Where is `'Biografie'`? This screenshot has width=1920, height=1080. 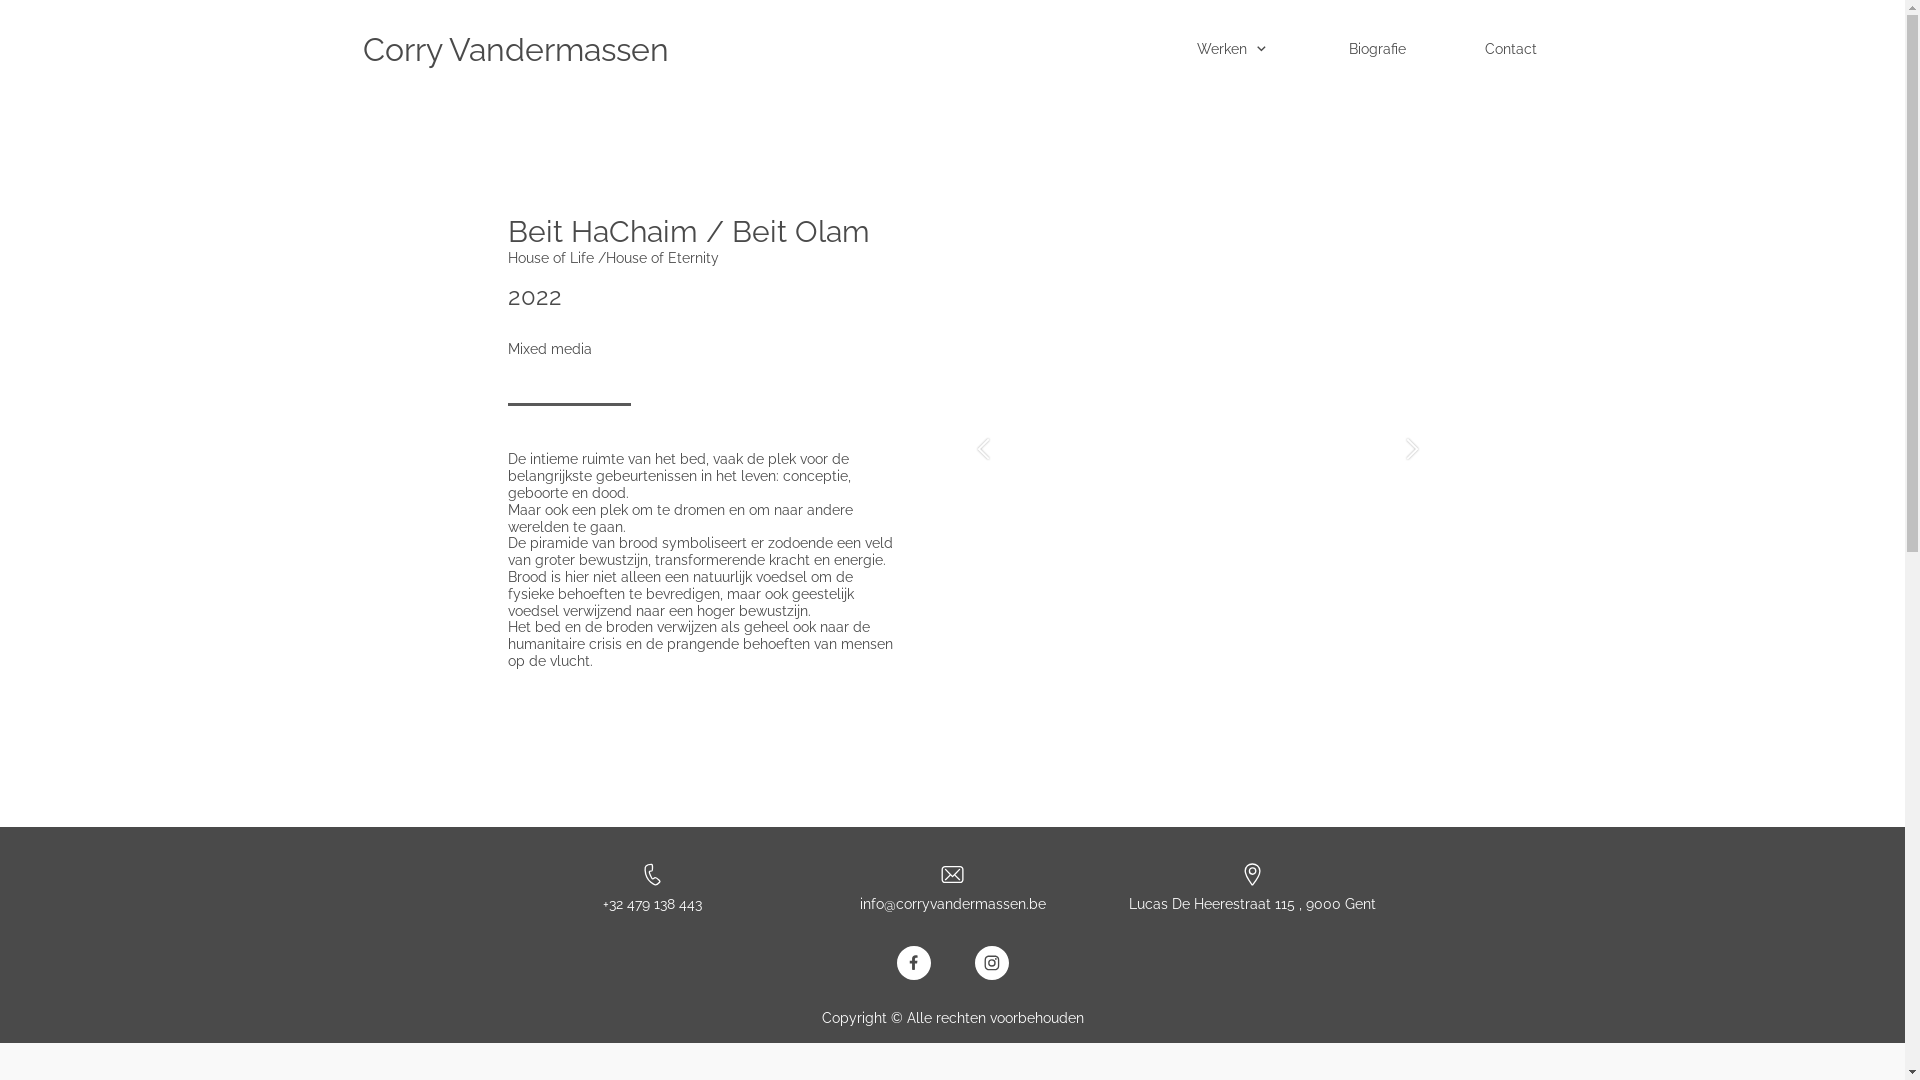
'Biografie' is located at coordinates (1386, 49).